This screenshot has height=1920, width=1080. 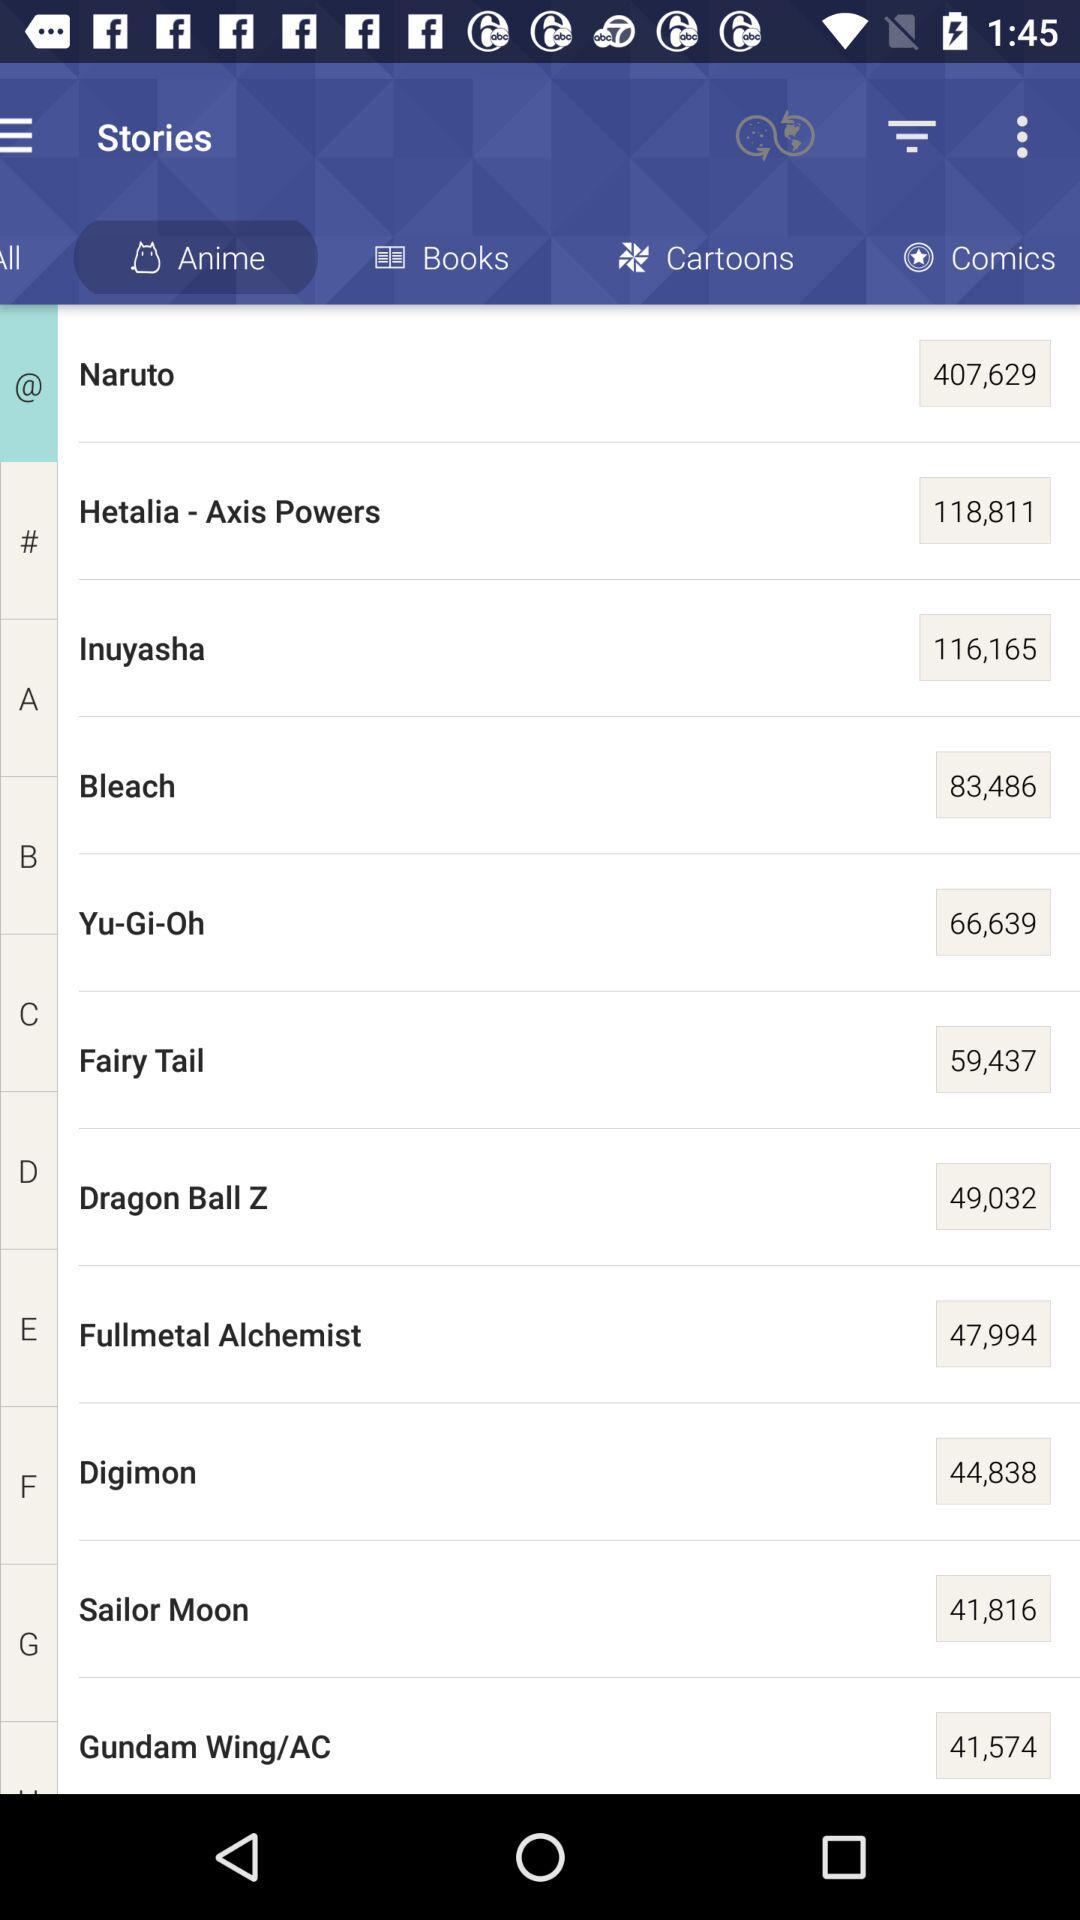 What do you see at coordinates (1027, 135) in the screenshot?
I see `the more icon` at bounding box center [1027, 135].